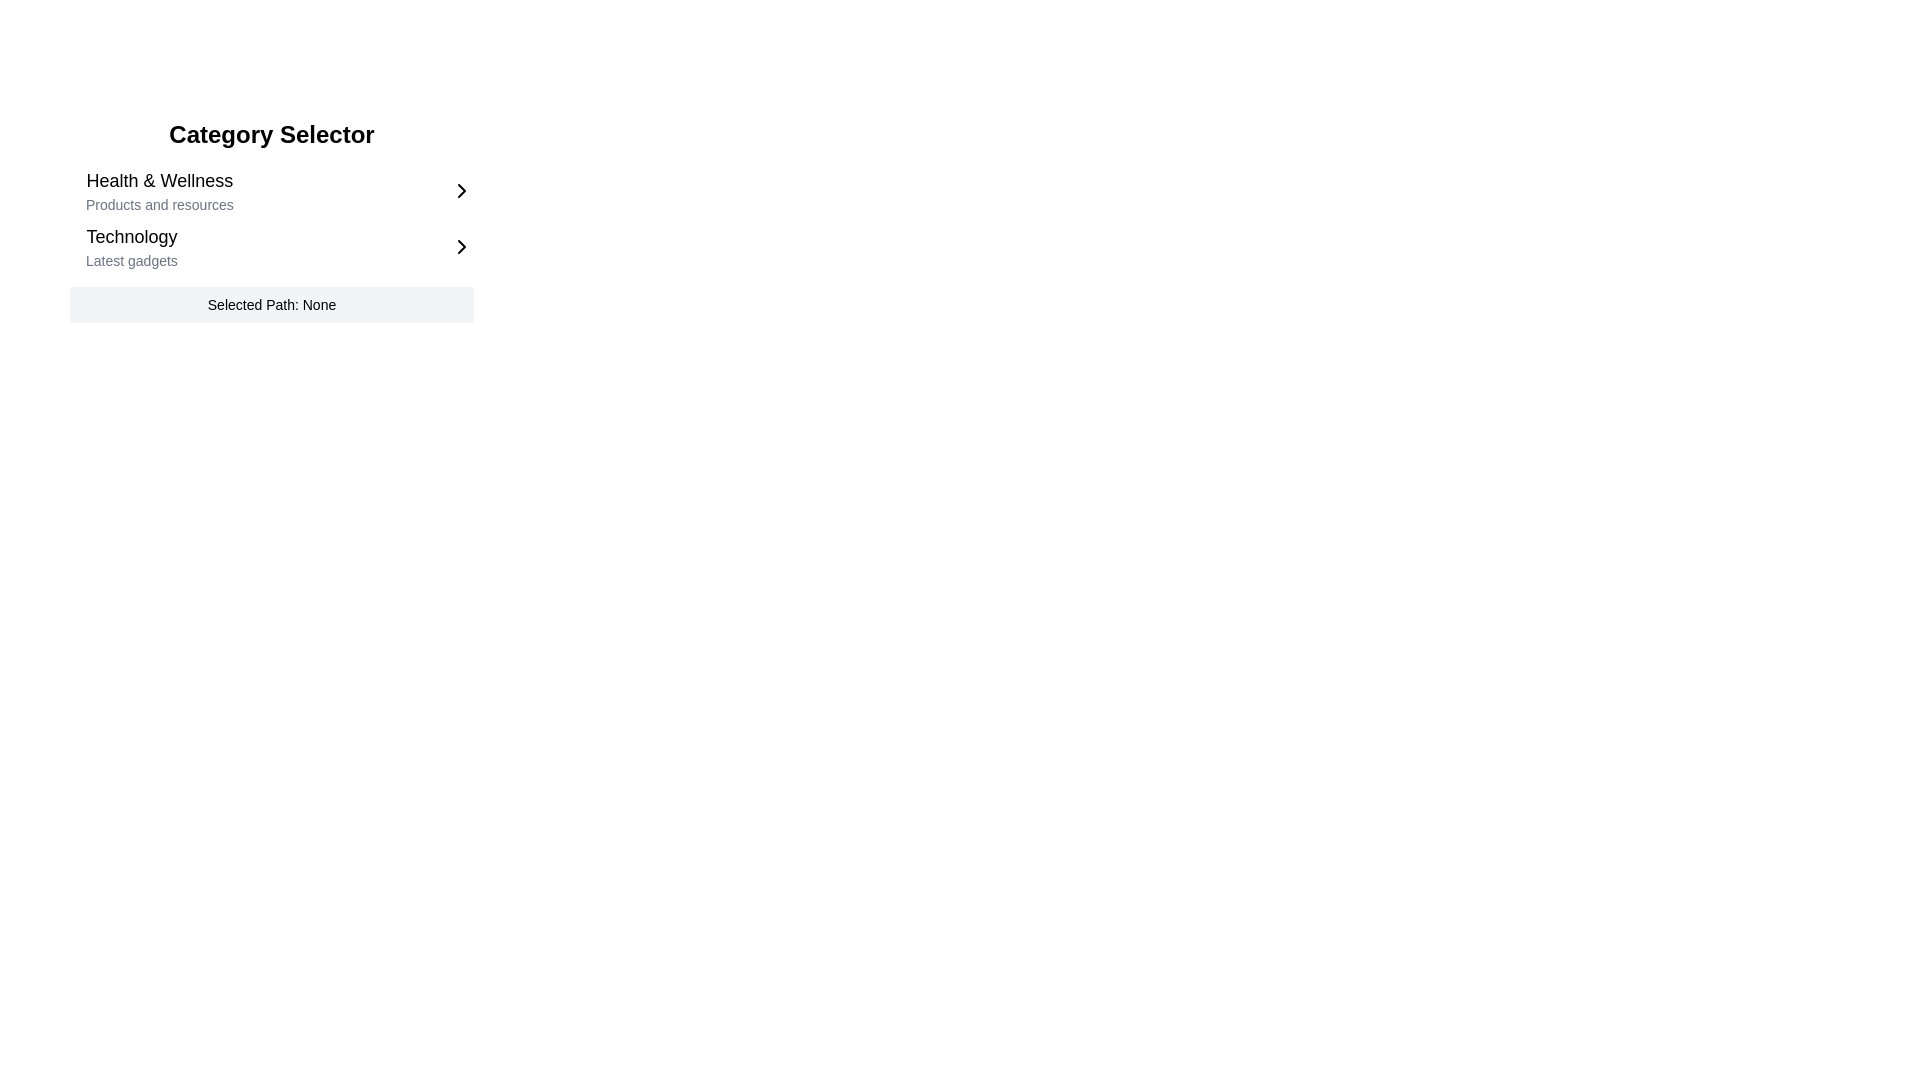 The width and height of the screenshot is (1920, 1080). Describe the element at coordinates (130, 245) in the screenshot. I see `the 'Technology' category option with the description 'Latest gadgets'` at that location.